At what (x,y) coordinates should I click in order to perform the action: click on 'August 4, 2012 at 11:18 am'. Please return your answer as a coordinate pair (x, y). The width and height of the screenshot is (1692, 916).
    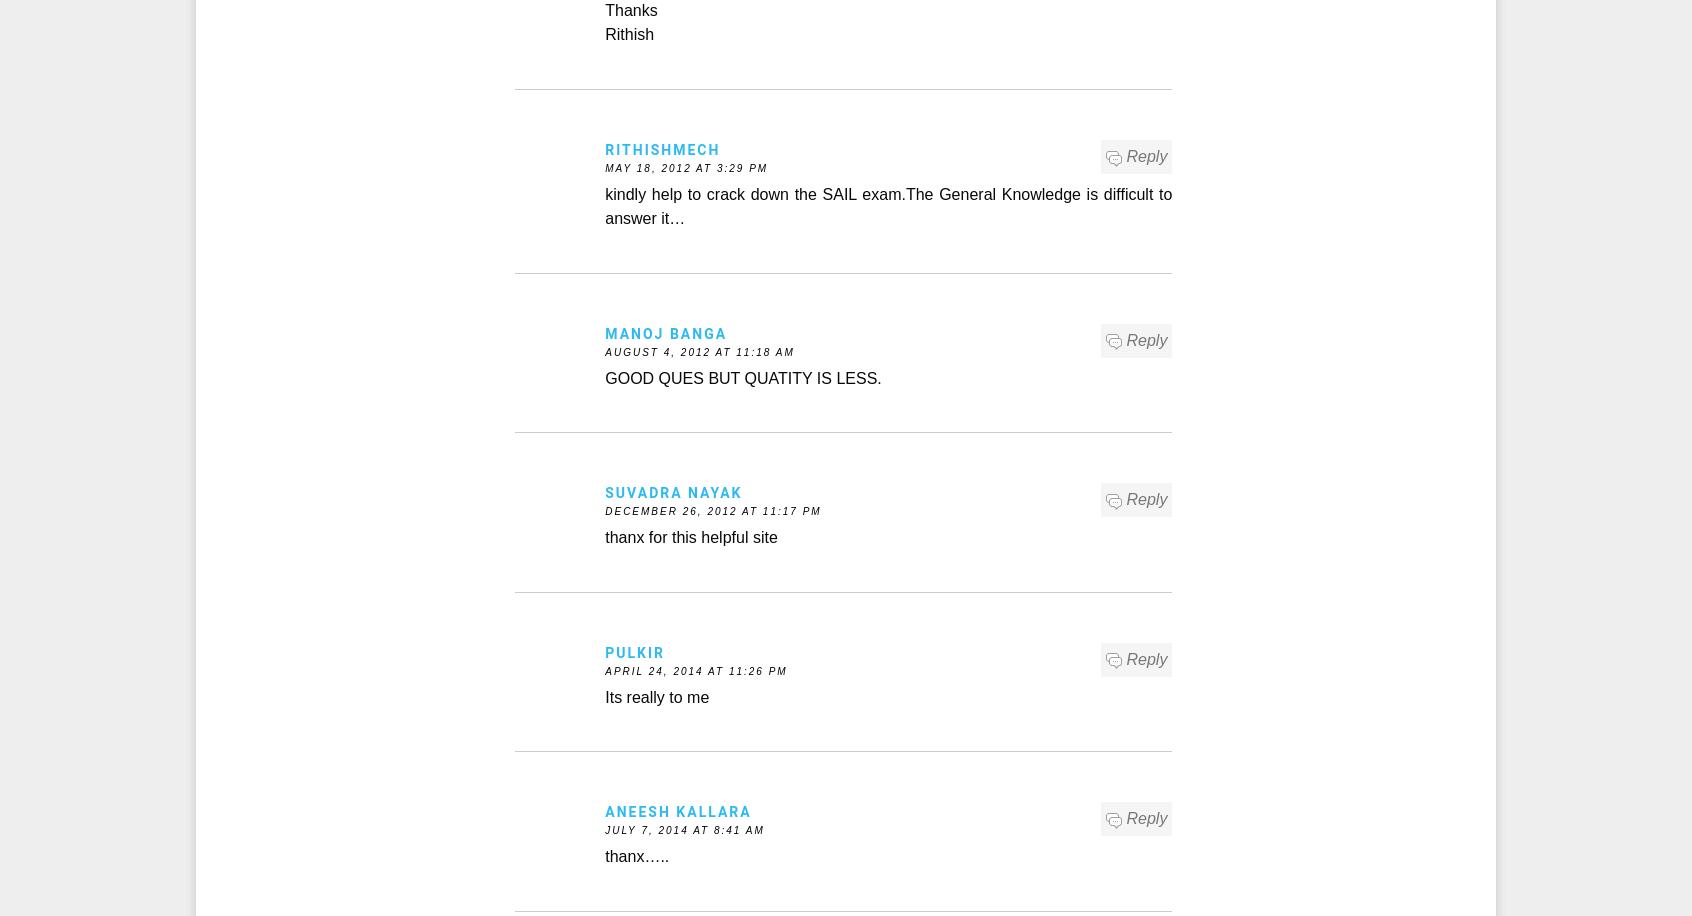
    Looking at the image, I should click on (699, 351).